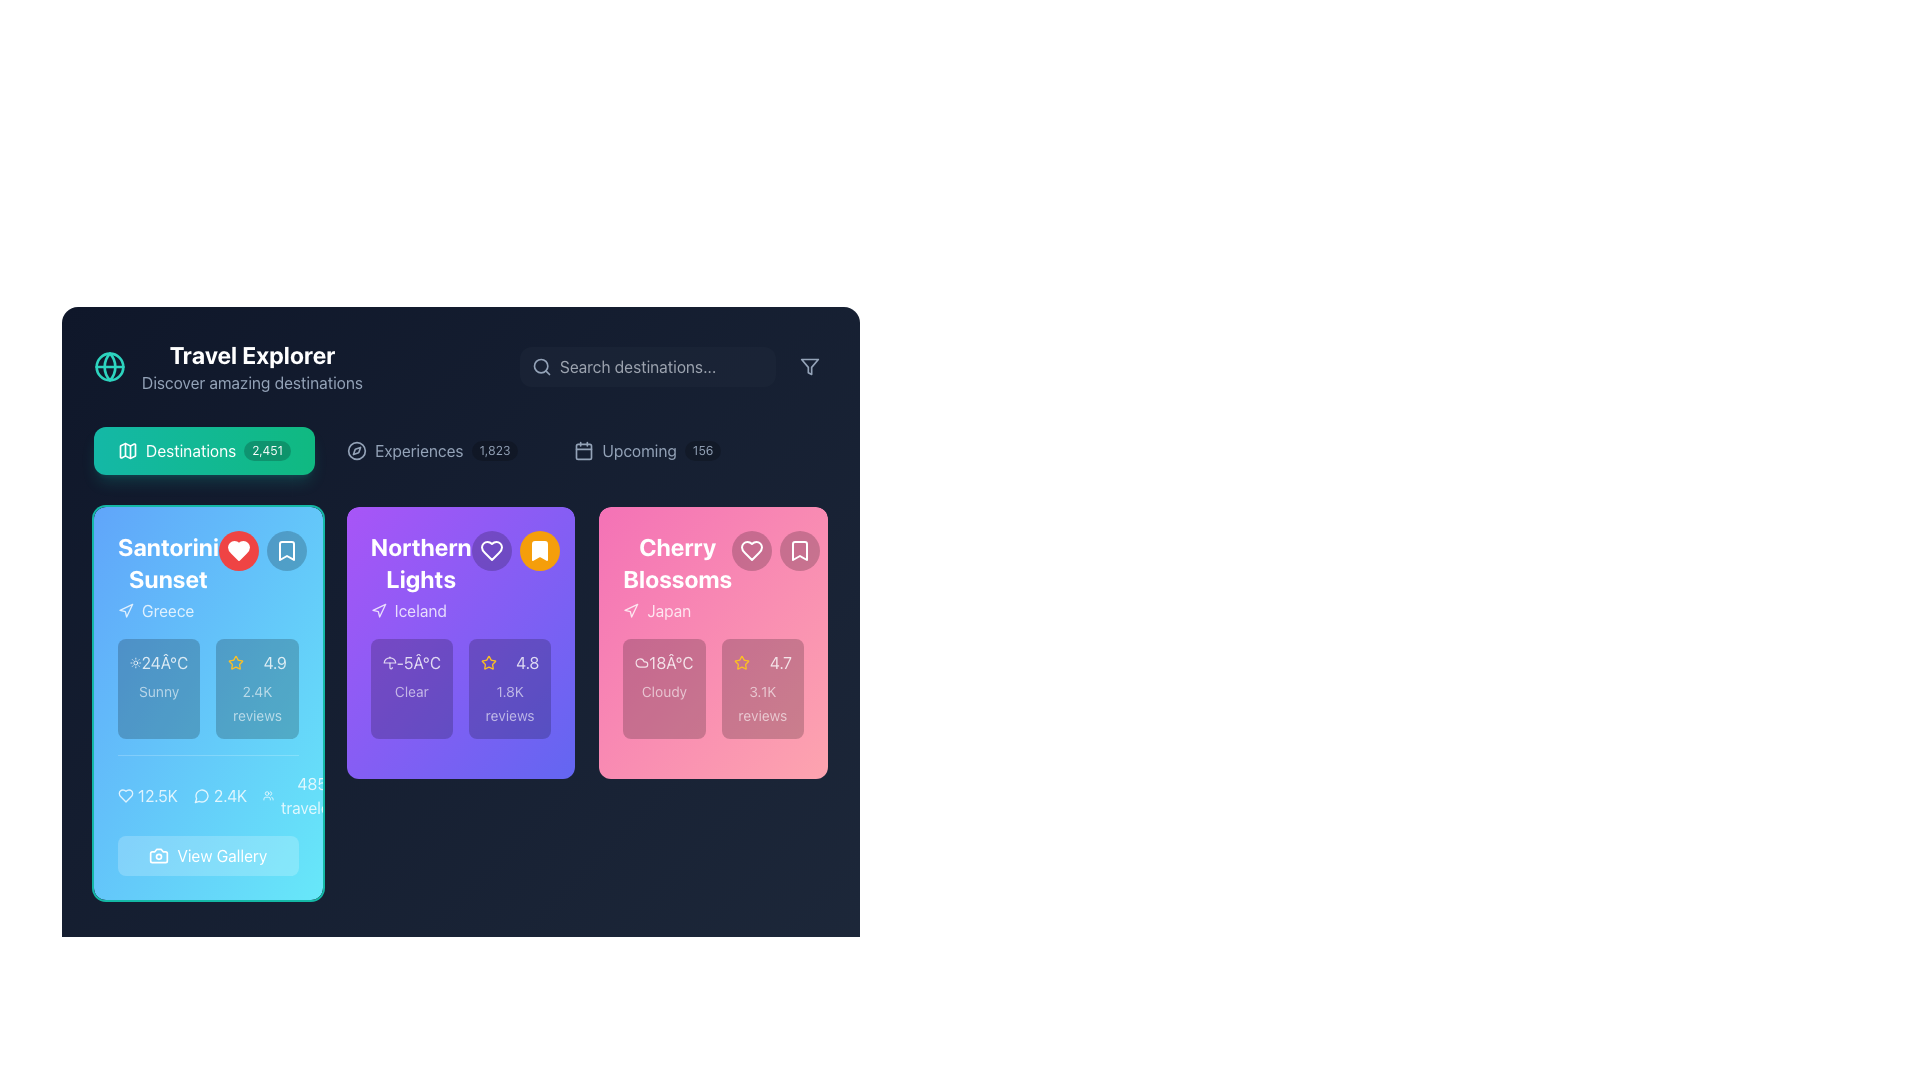 This screenshot has width=1920, height=1080. I want to click on the grid-based informational display component that shows weather and rating information for 'Cherry Blossoms', which is located in the third card of destination cards, so click(713, 688).